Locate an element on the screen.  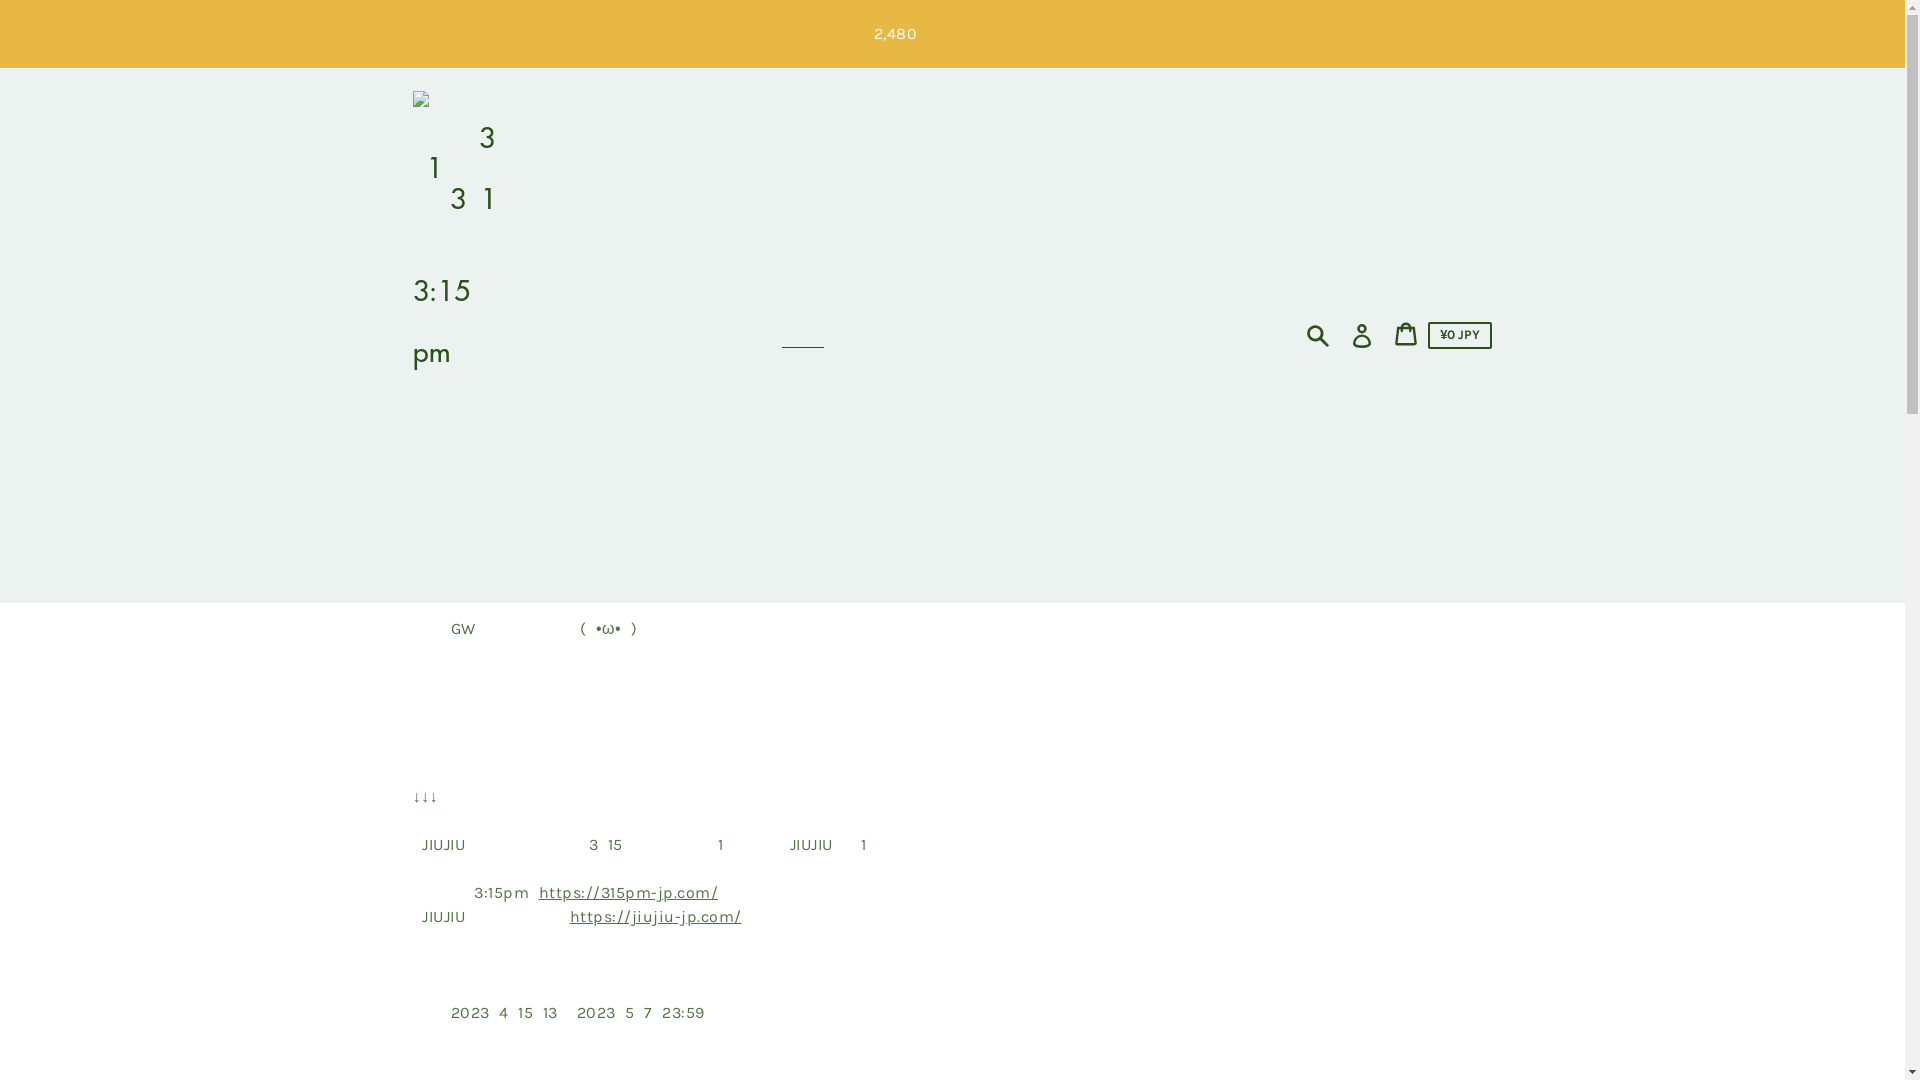
'https://315pm-jp.com/' is located at coordinates (627, 891).